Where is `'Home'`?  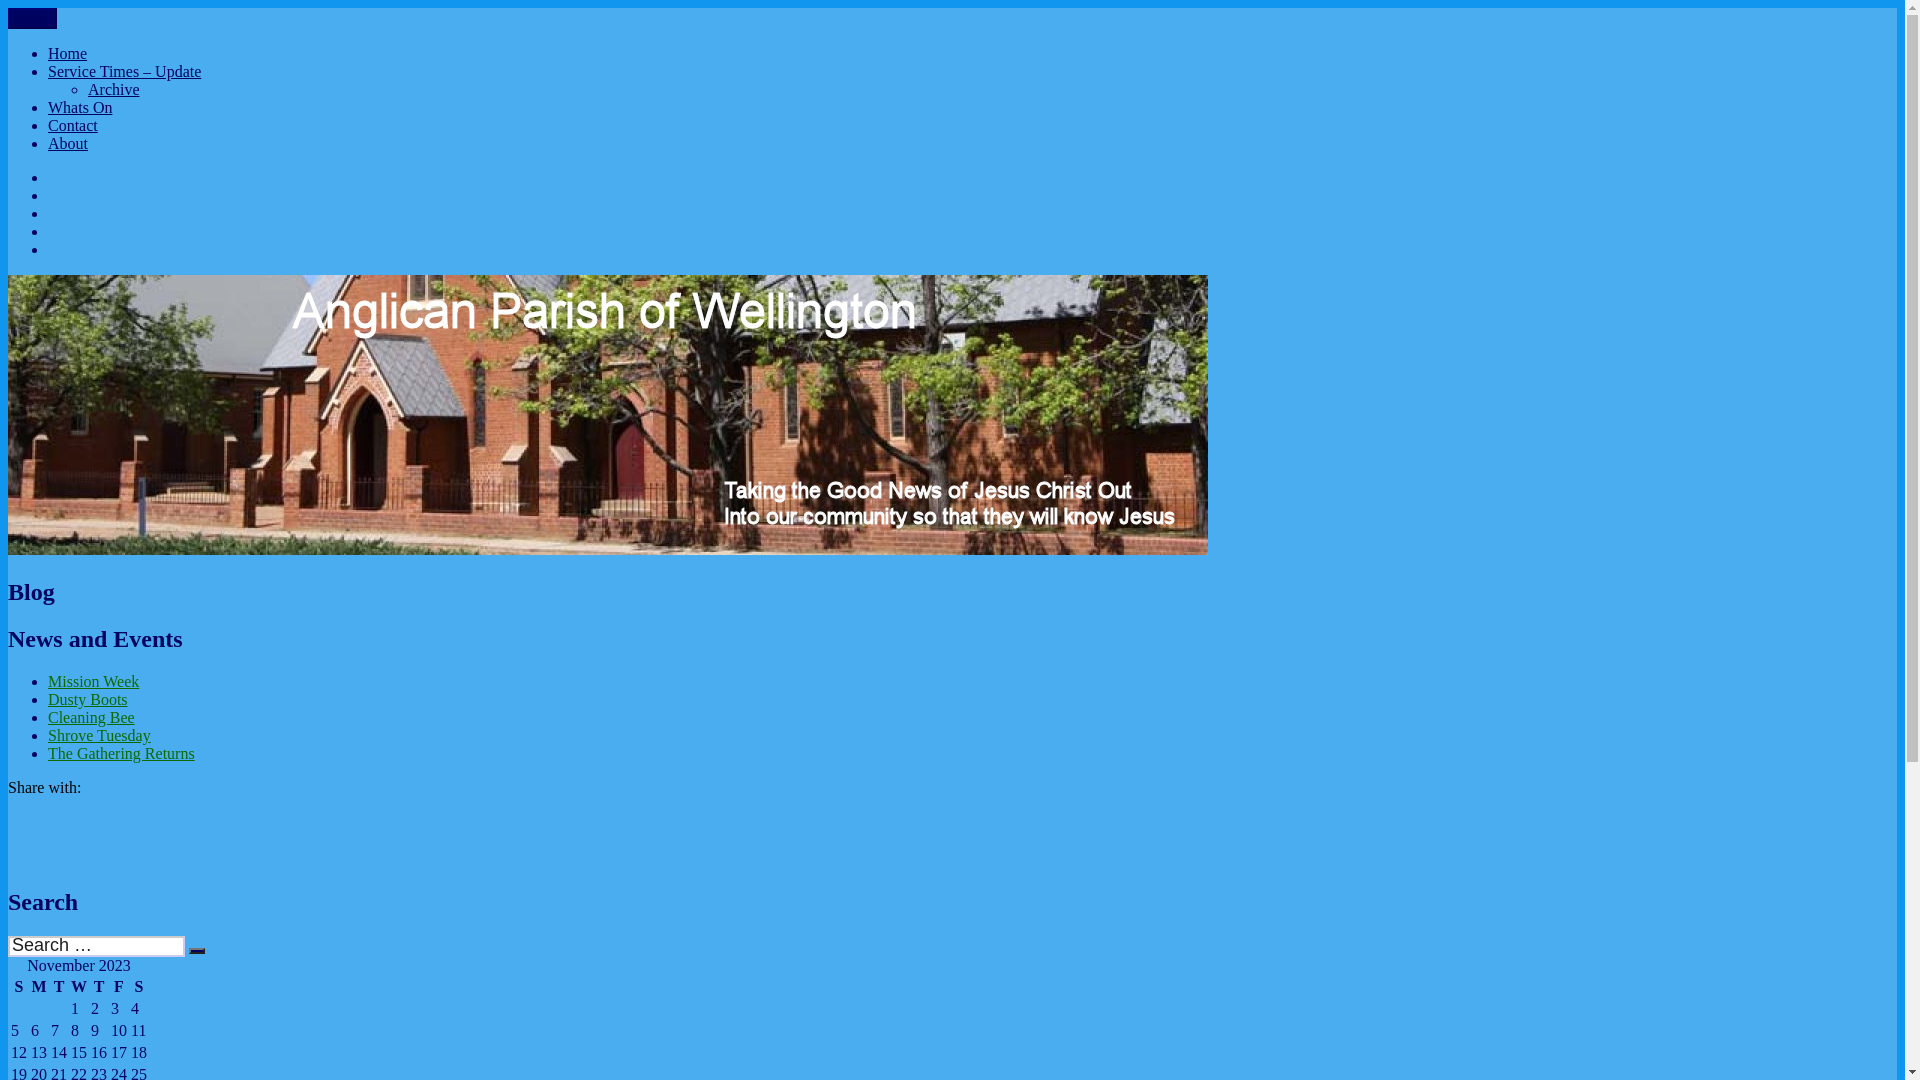
'Home' is located at coordinates (67, 52).